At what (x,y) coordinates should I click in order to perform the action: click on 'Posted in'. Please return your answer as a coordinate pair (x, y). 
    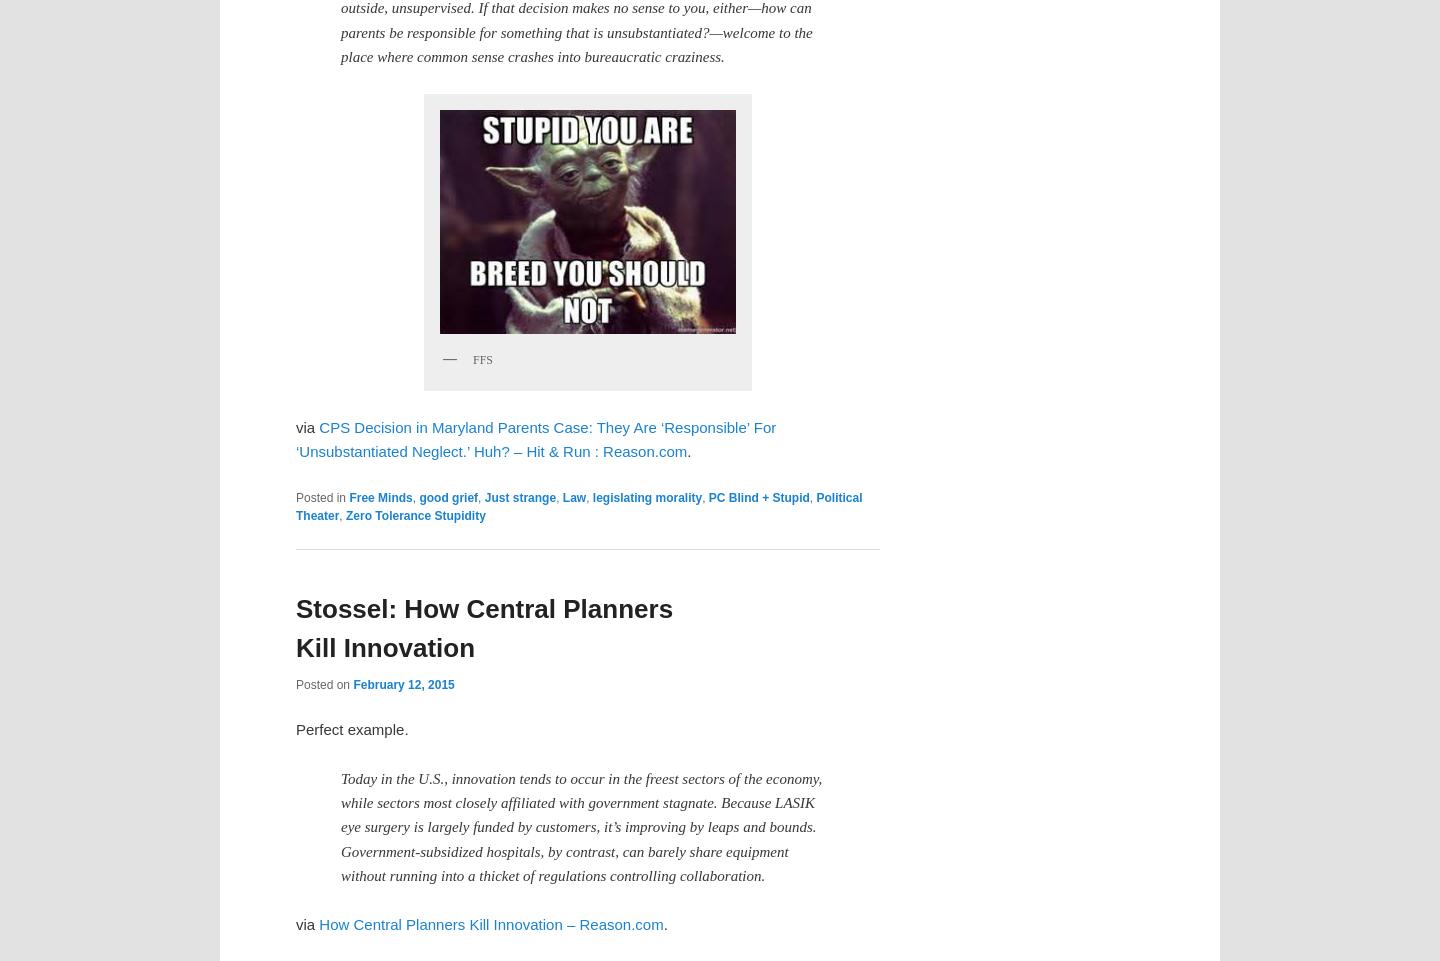
    Looking at the image, I should click on (320, 497).